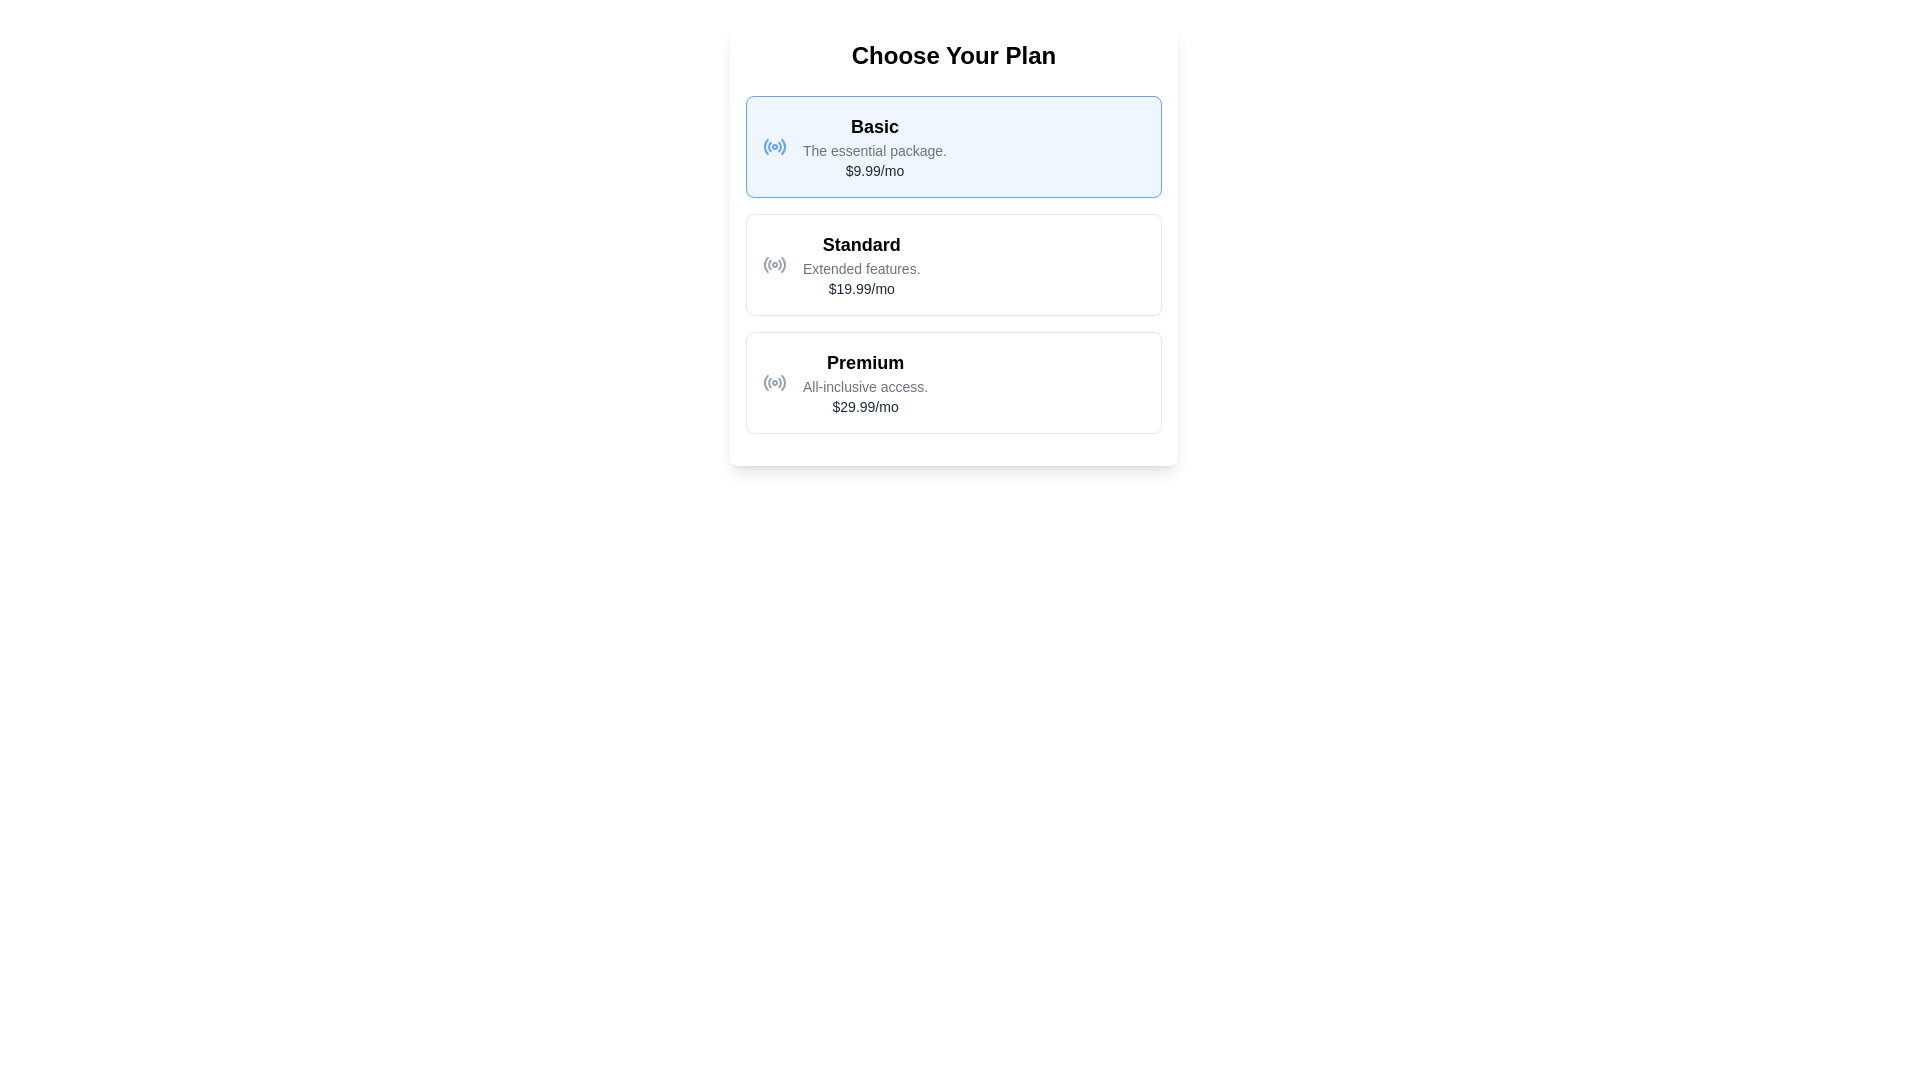 This screenshot has height=1080, width=1920. Describe the element at coordinates (953, 382) in the screenshot. I see `the 'Premium' plan selectable option box` at that location.